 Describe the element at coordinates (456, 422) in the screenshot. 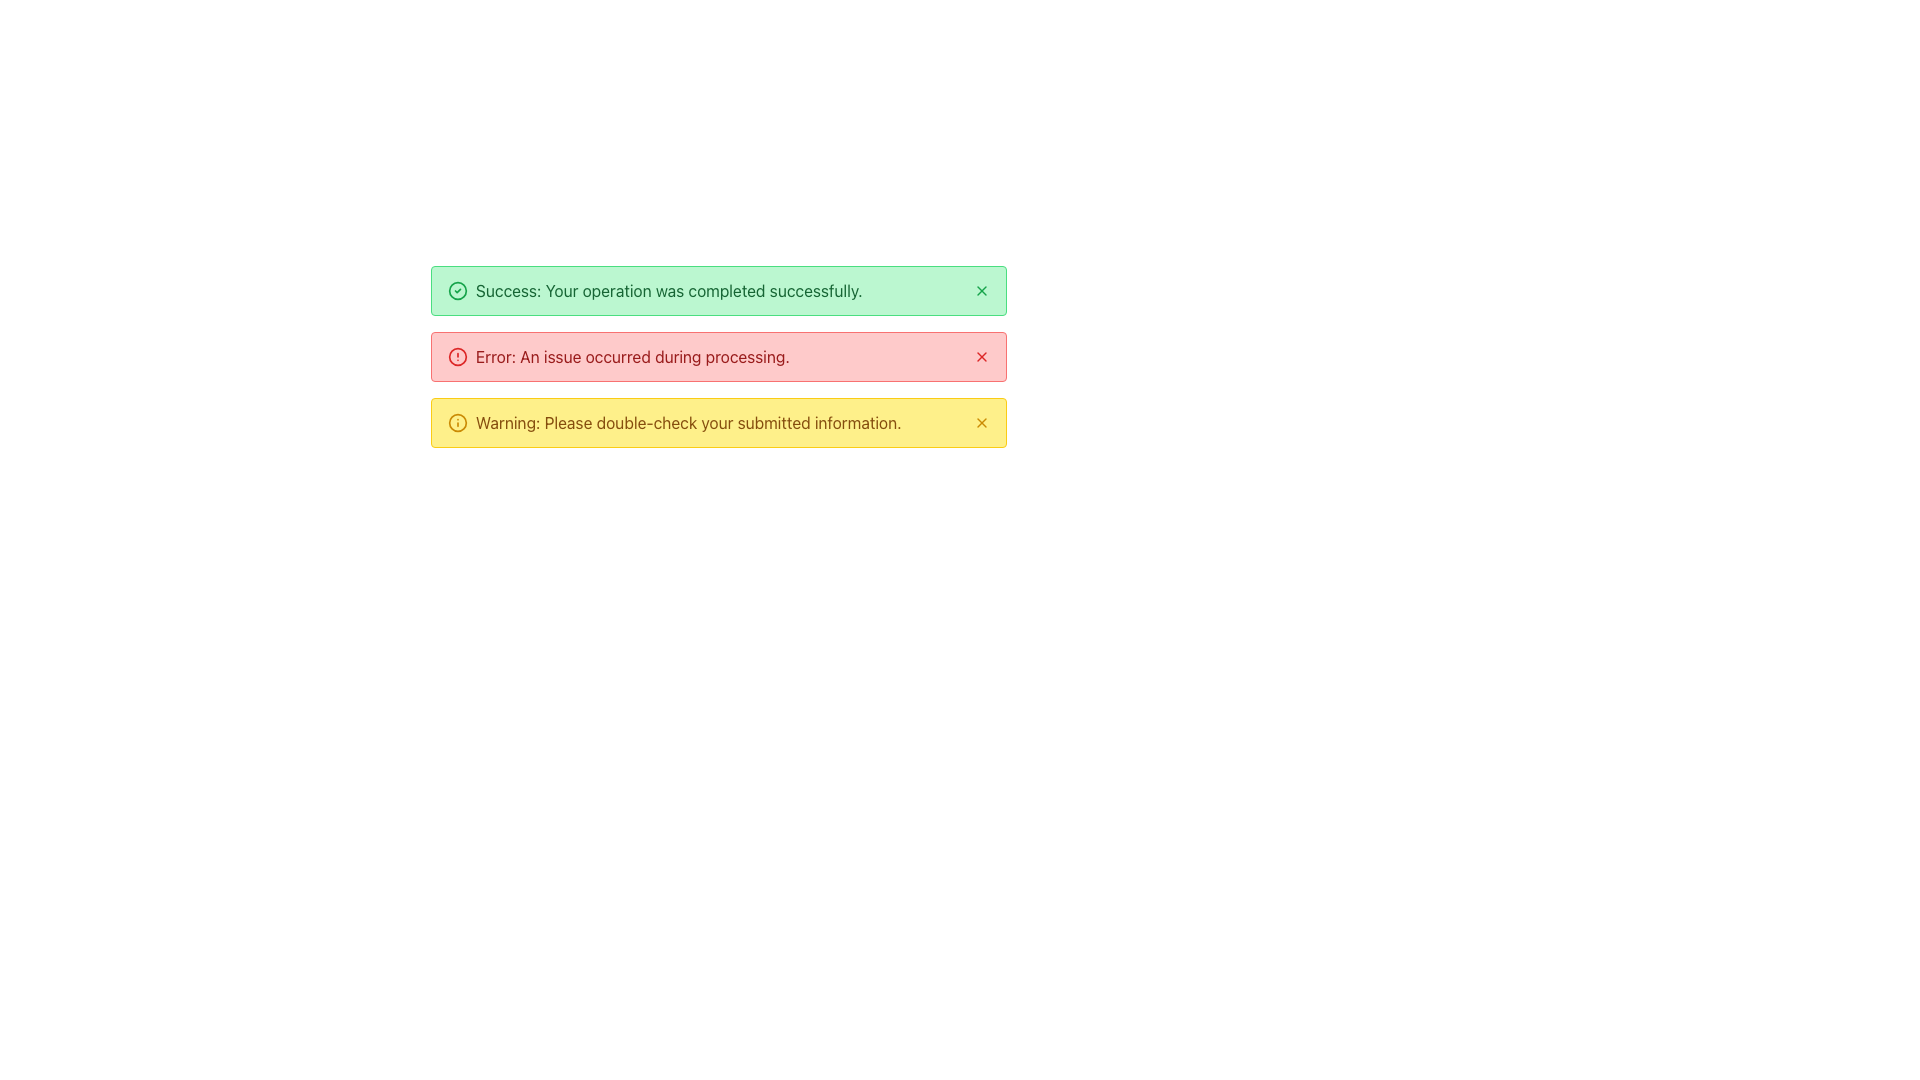

I see `the circular information icon with a yellow background located at the far left of the warning message` at that location.